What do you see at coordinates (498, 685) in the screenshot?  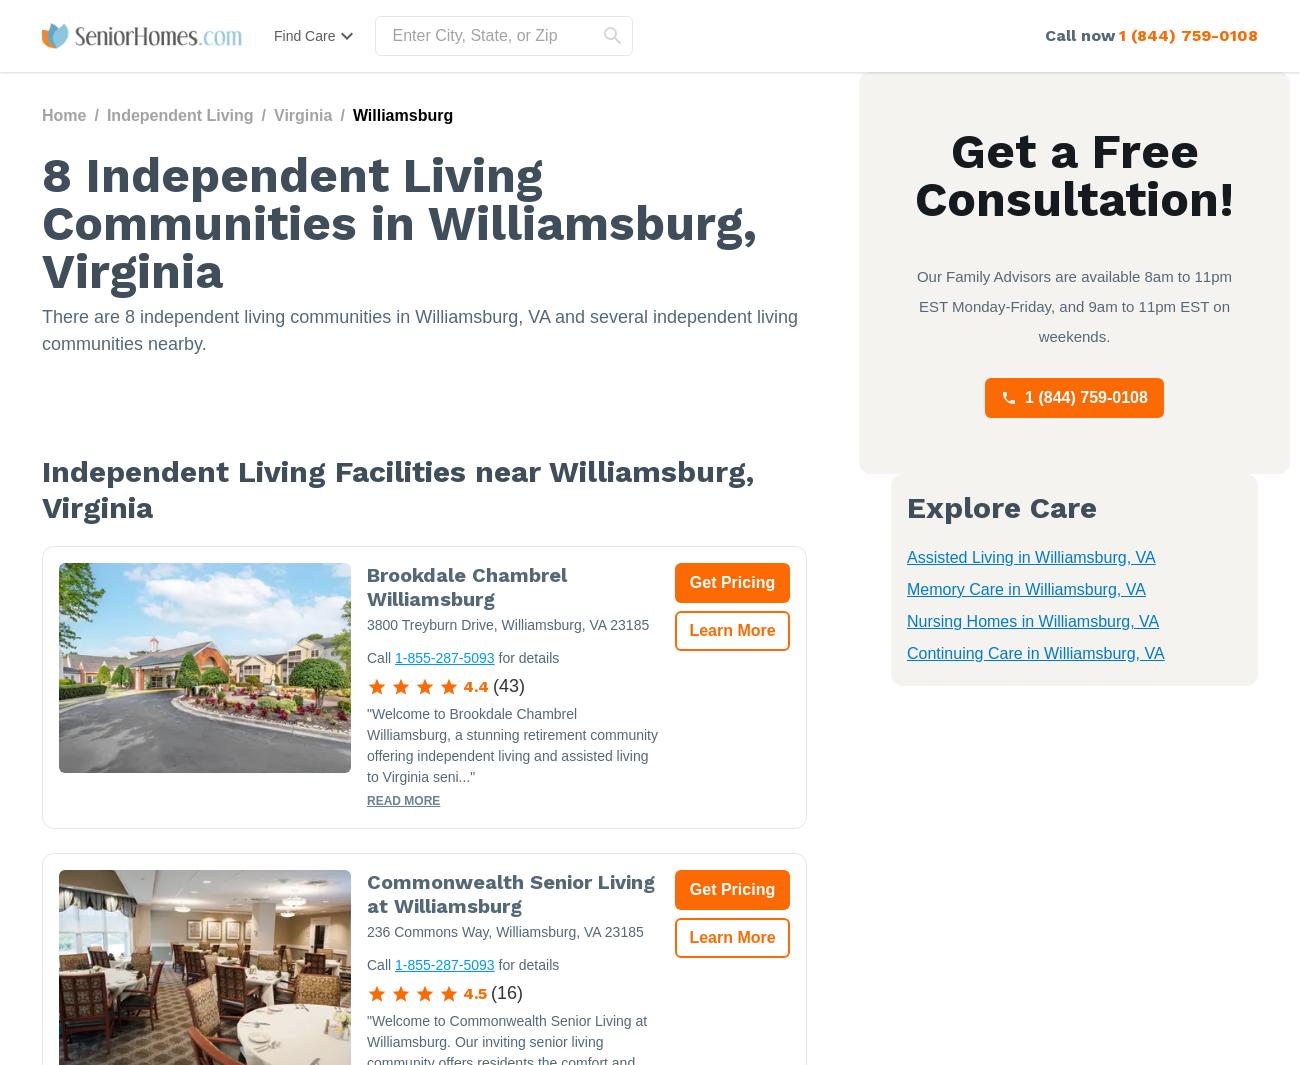 I see `'43'` at bounding box center [498, 685].